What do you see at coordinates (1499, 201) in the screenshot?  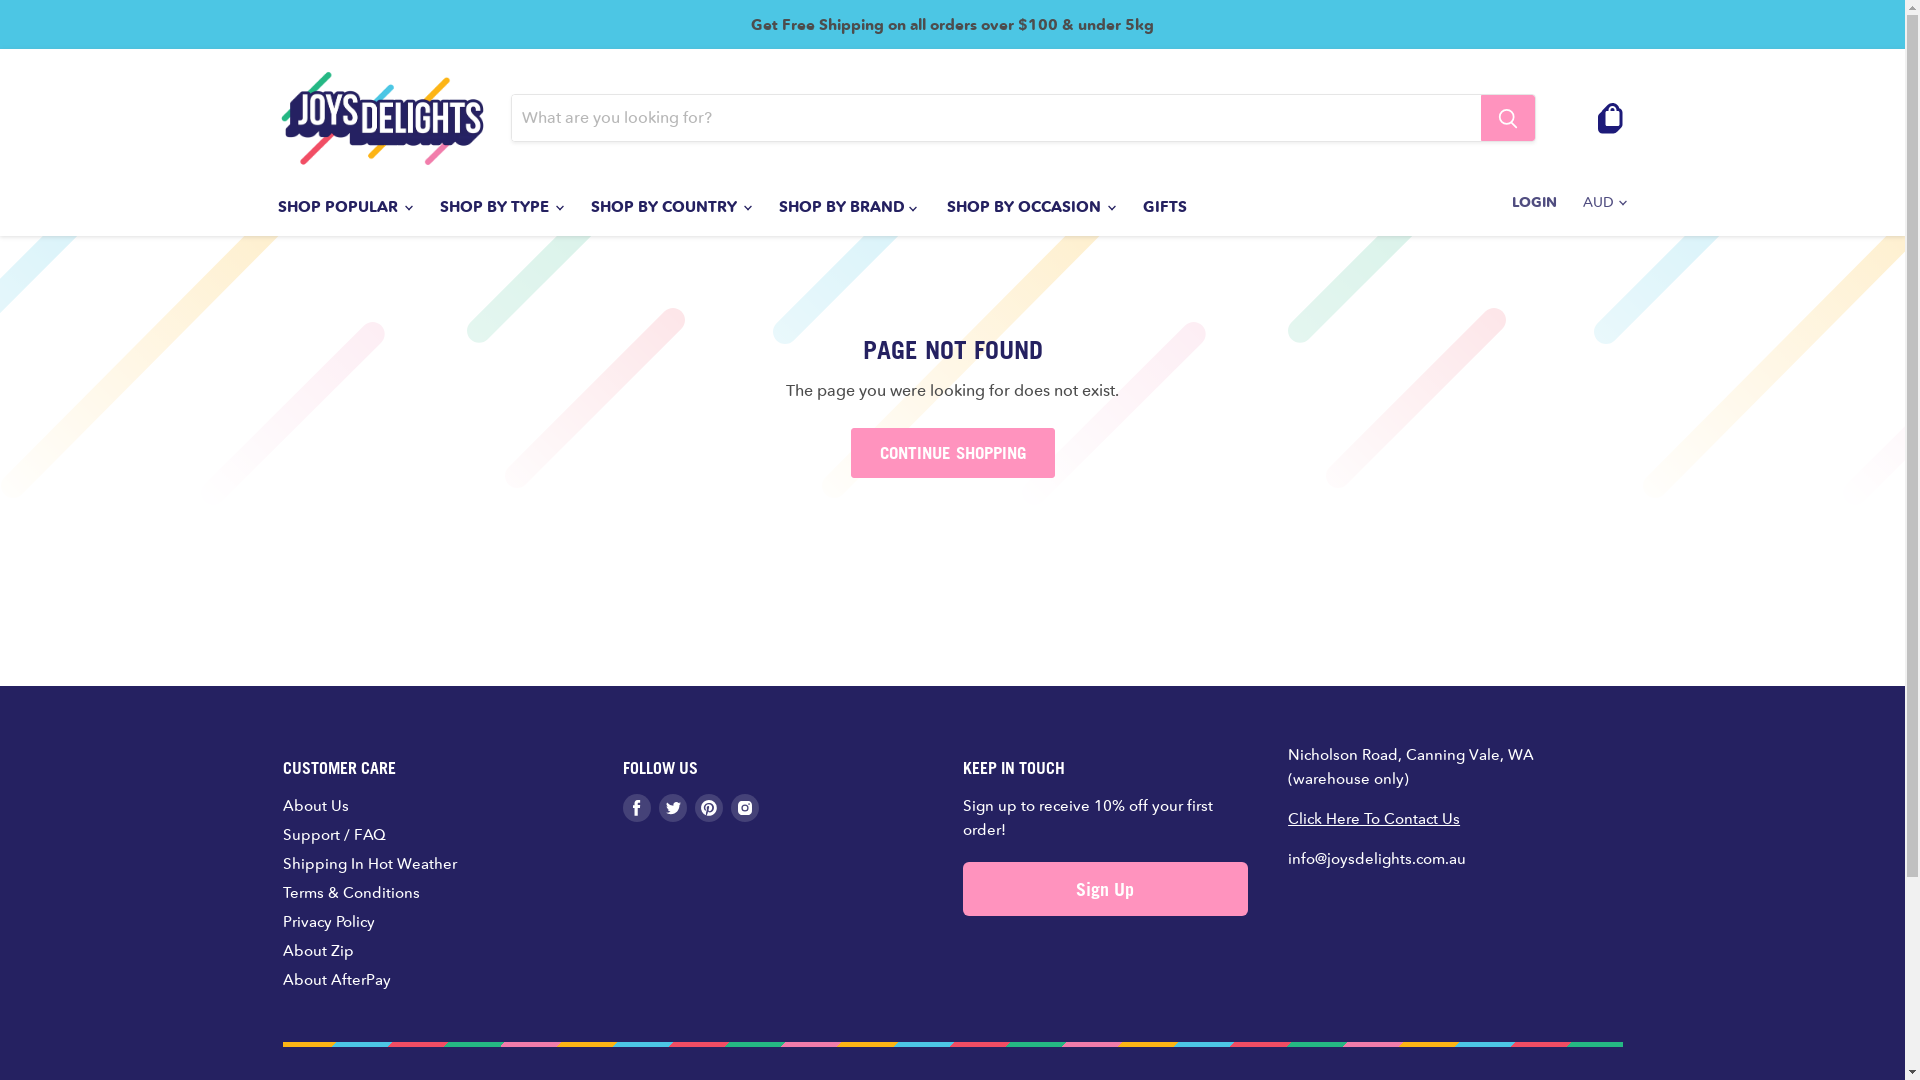 I see `'LOGIN'` at bounding box center [1499, 201].